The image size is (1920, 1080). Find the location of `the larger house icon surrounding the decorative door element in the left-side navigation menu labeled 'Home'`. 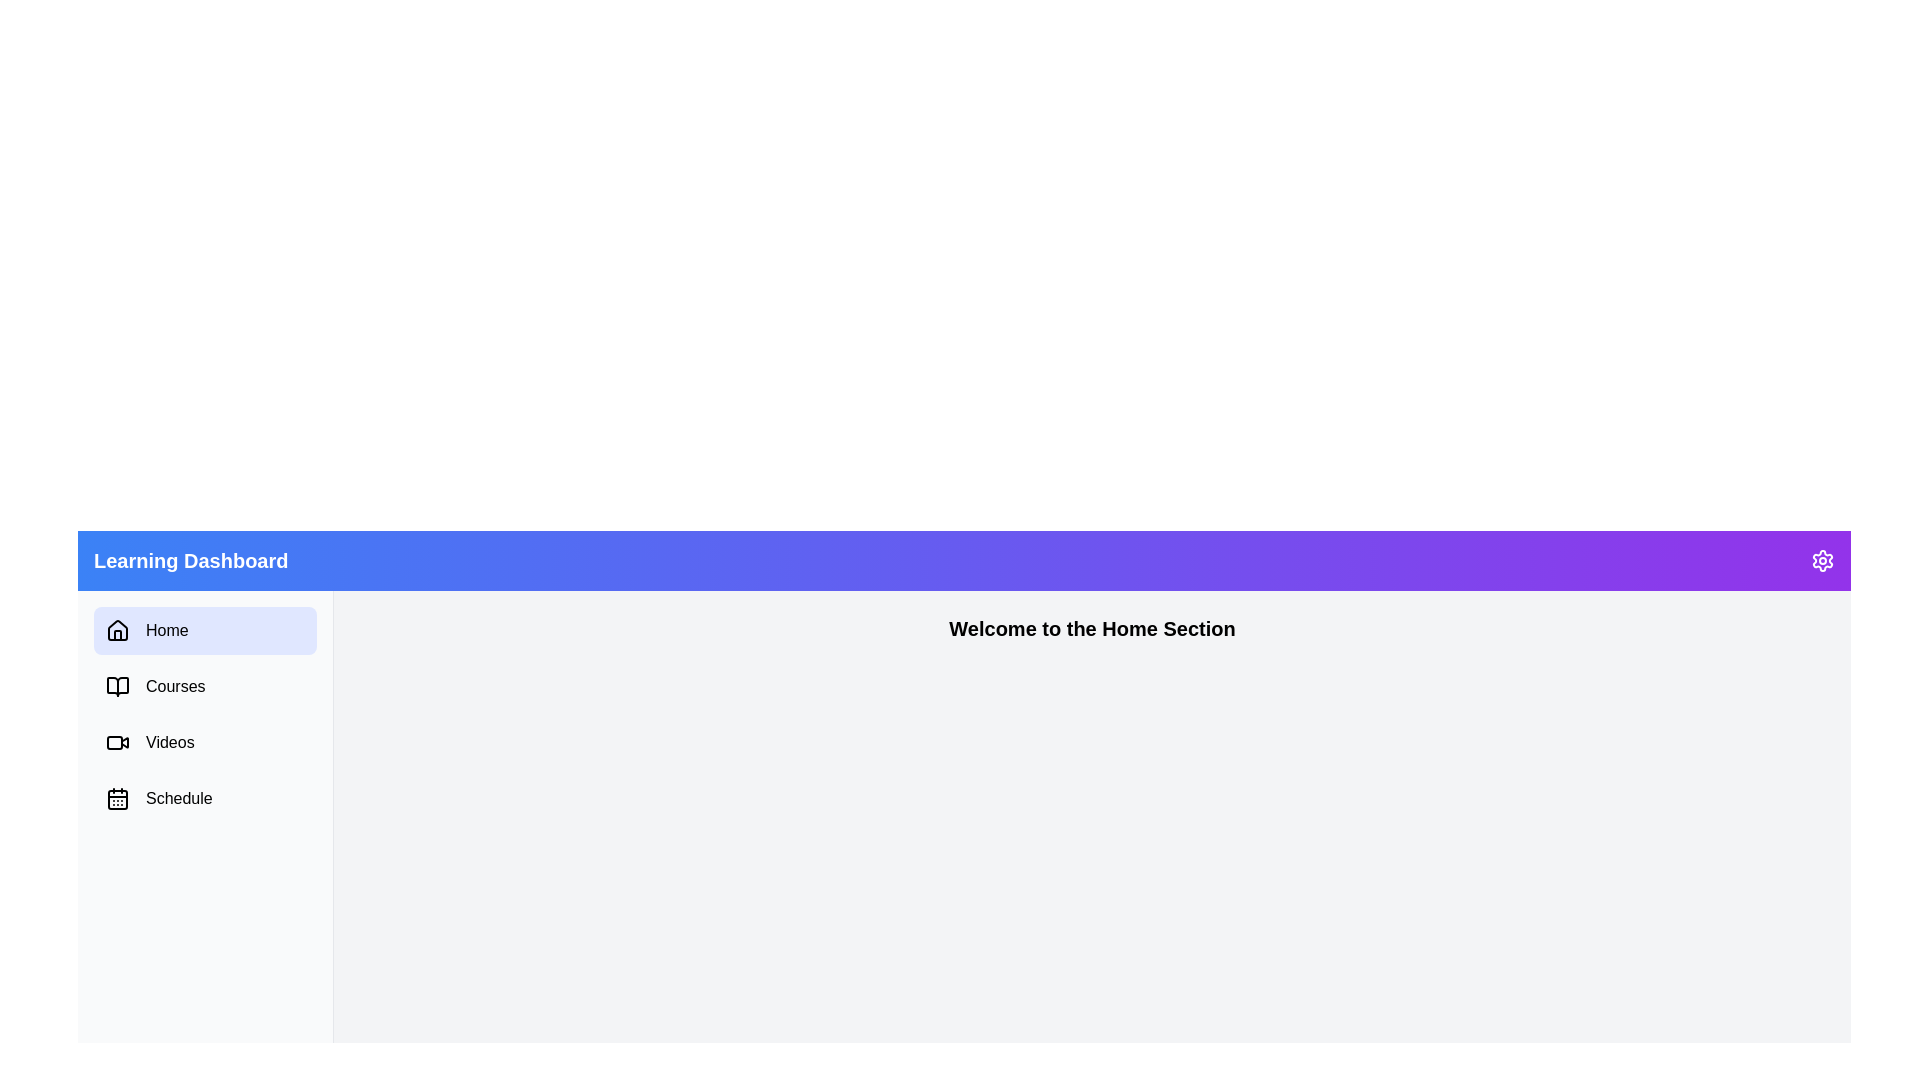

the larger house icon surrounding the decorative door element in the left-side navigation menu labeled 'Home' is located at coordinates (117, 635).